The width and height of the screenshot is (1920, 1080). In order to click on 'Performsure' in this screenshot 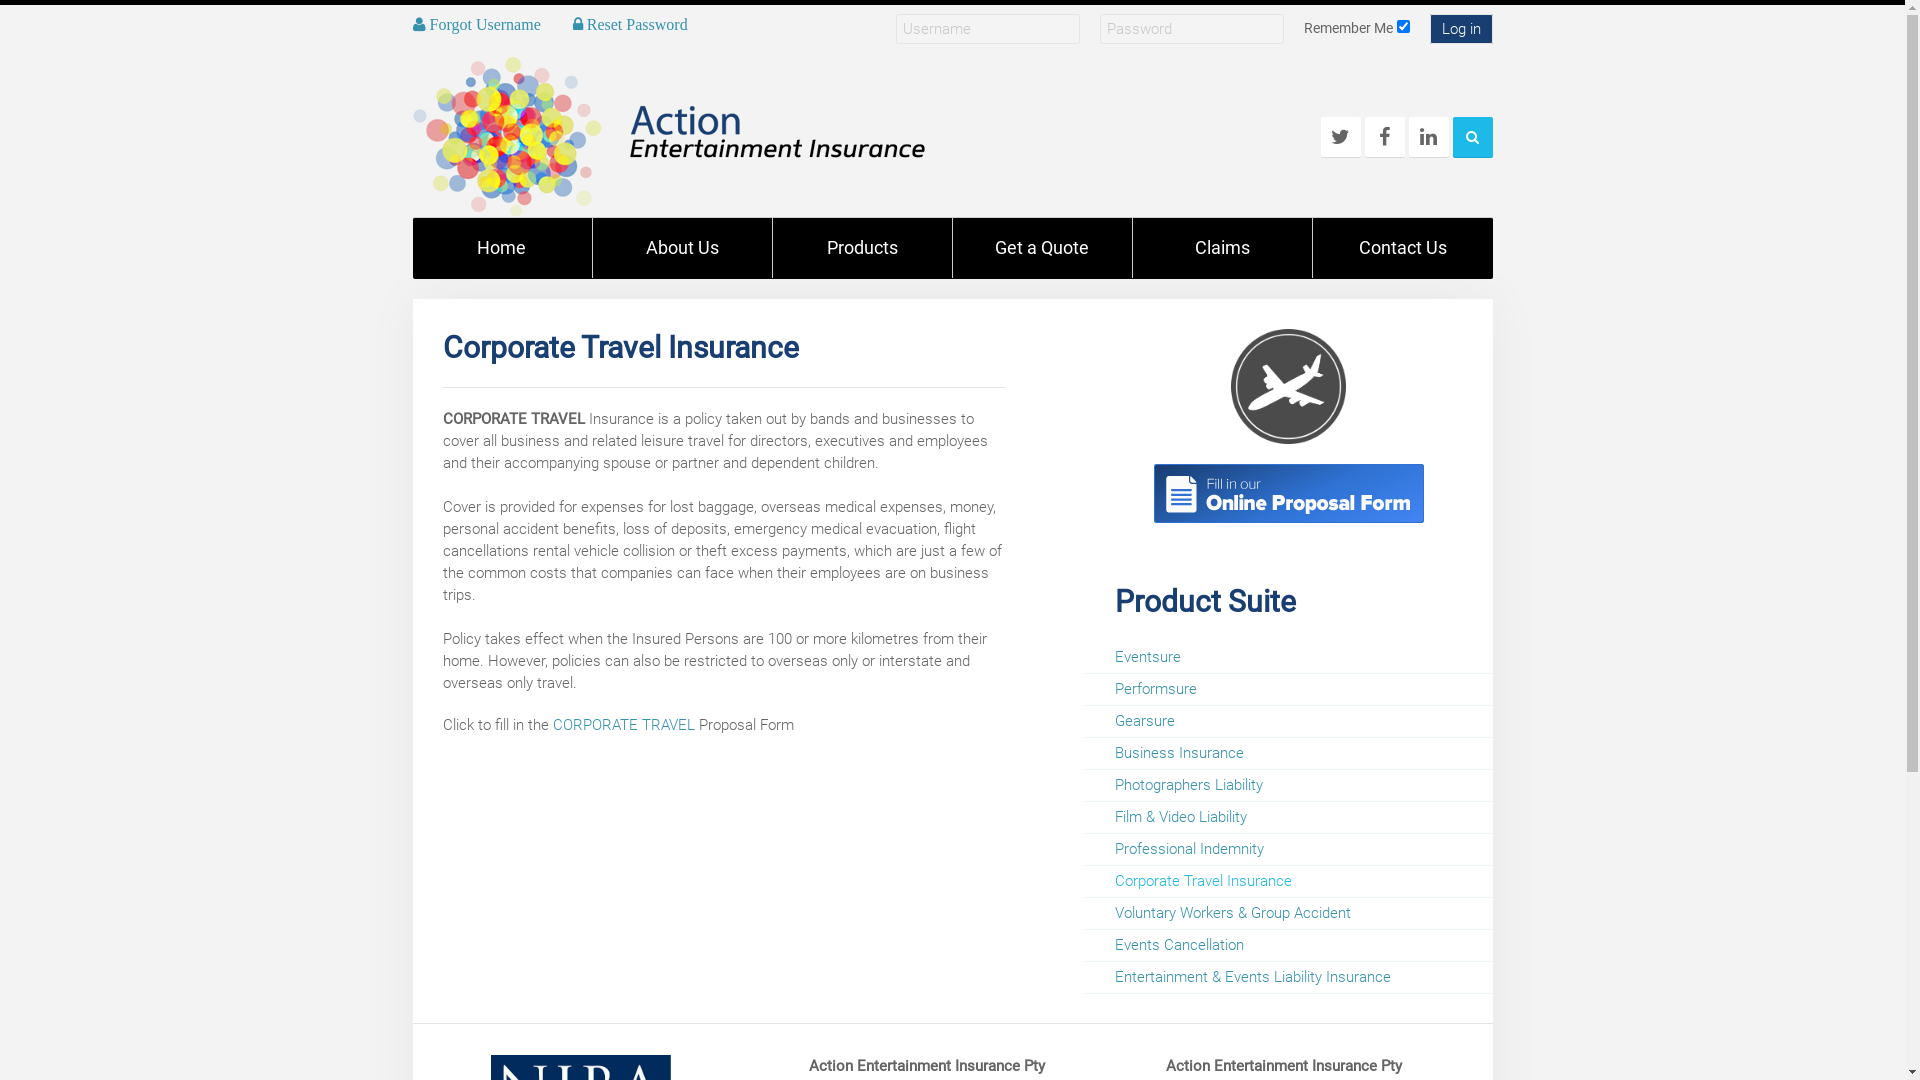, I will do `click(1287, 688)`.